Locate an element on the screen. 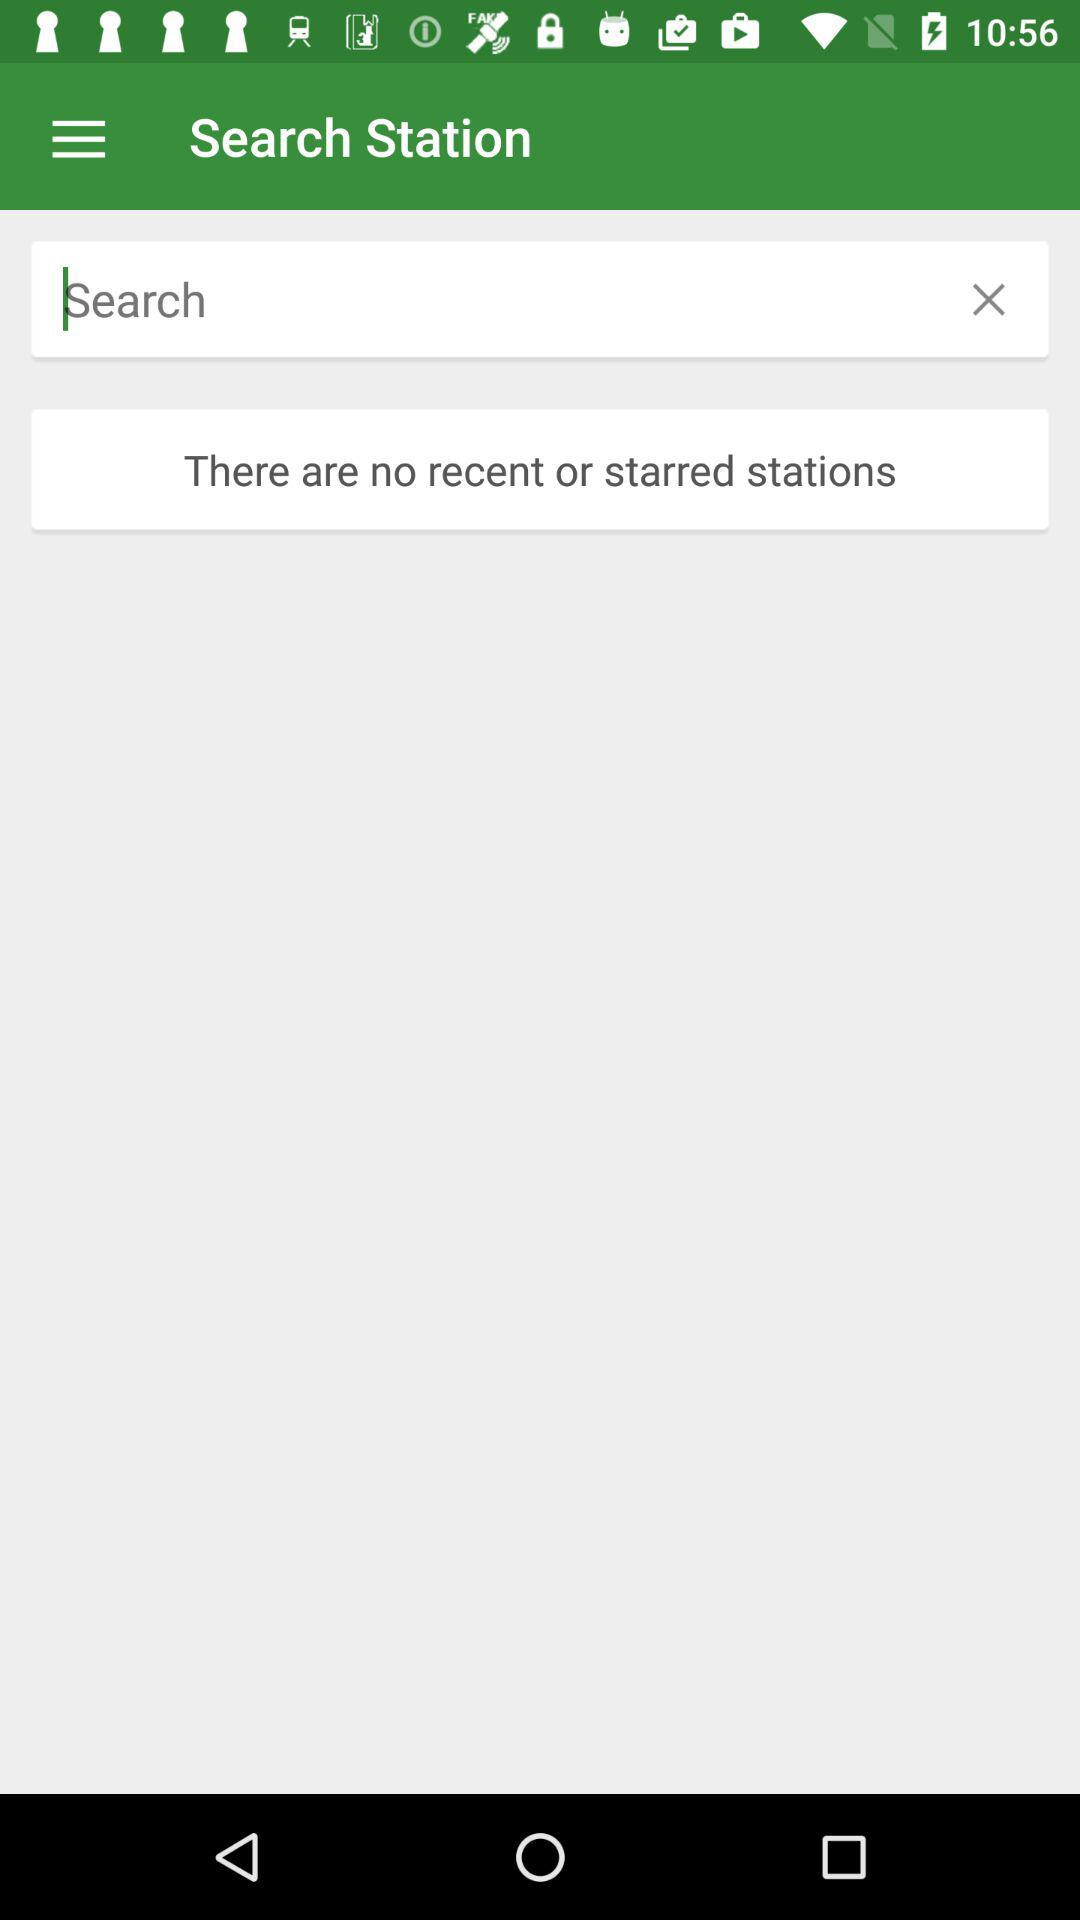 The image size is (1080, 1920). open menu is located at coordinates (88, 135).